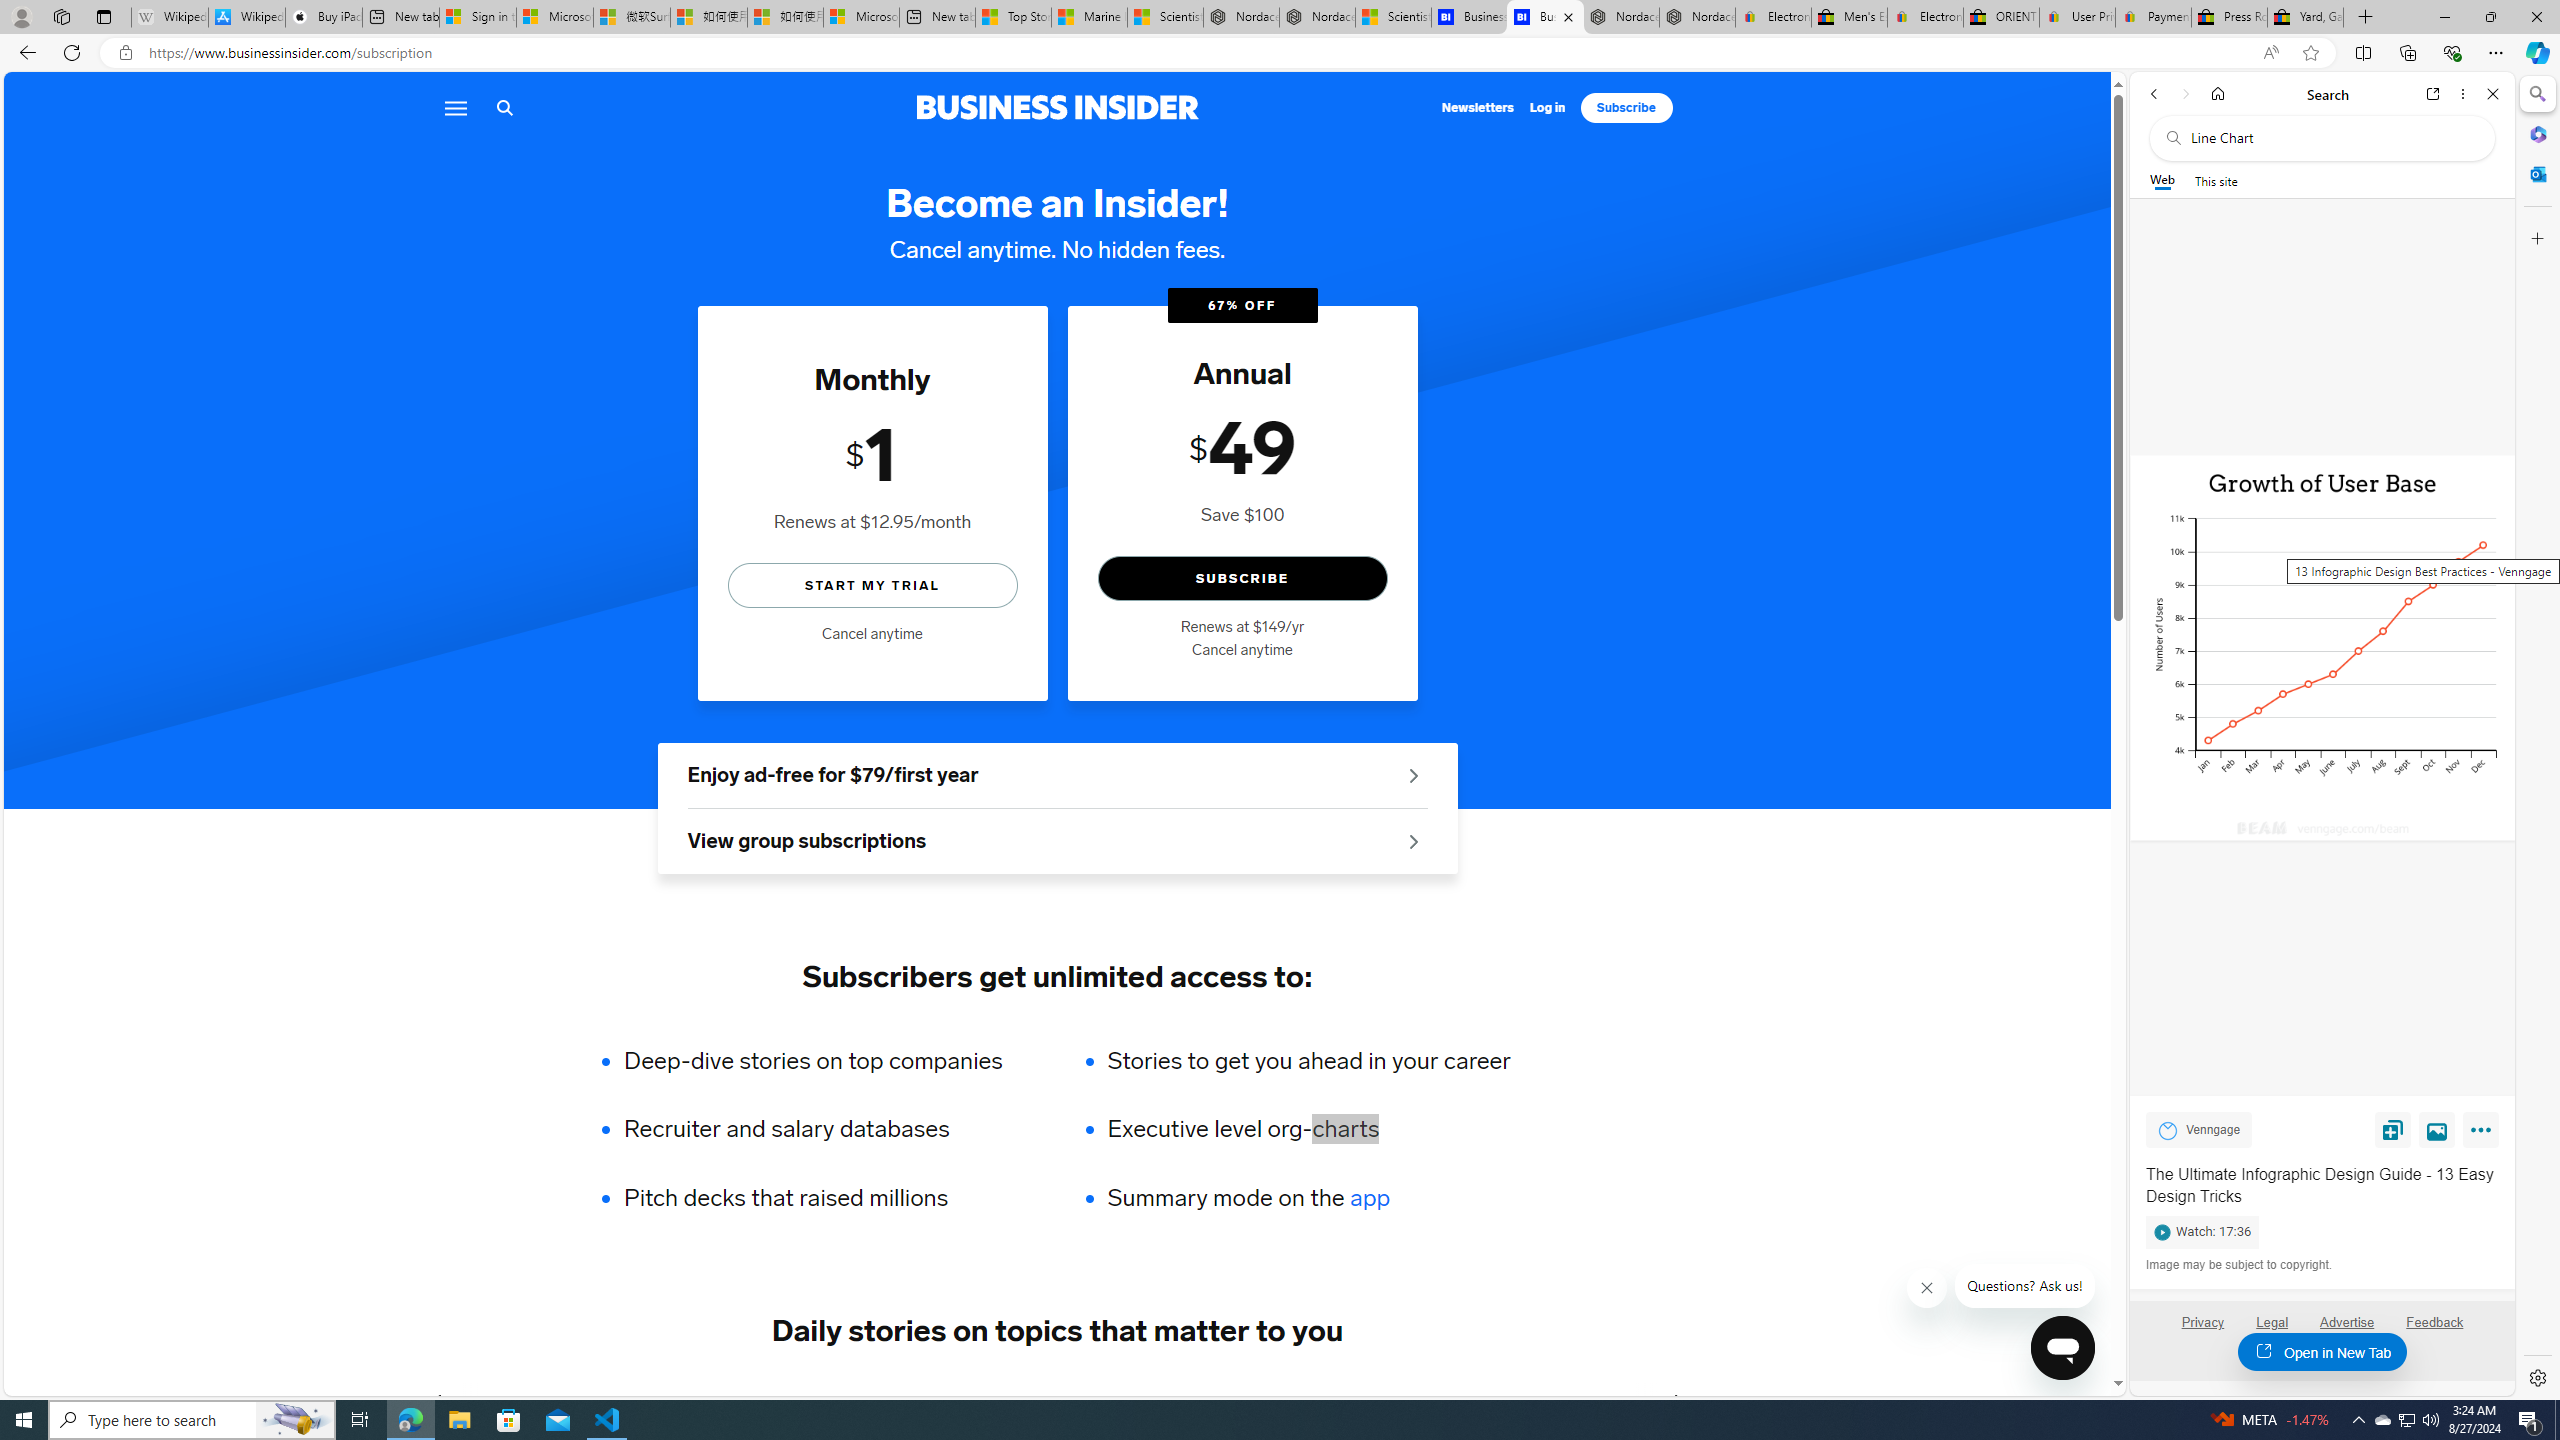  What do you see at coordinates (1056, 775) in the screenshot?
I see `'Enjoy ad-free for $79/first year'` at bounding box center [1056, 775].